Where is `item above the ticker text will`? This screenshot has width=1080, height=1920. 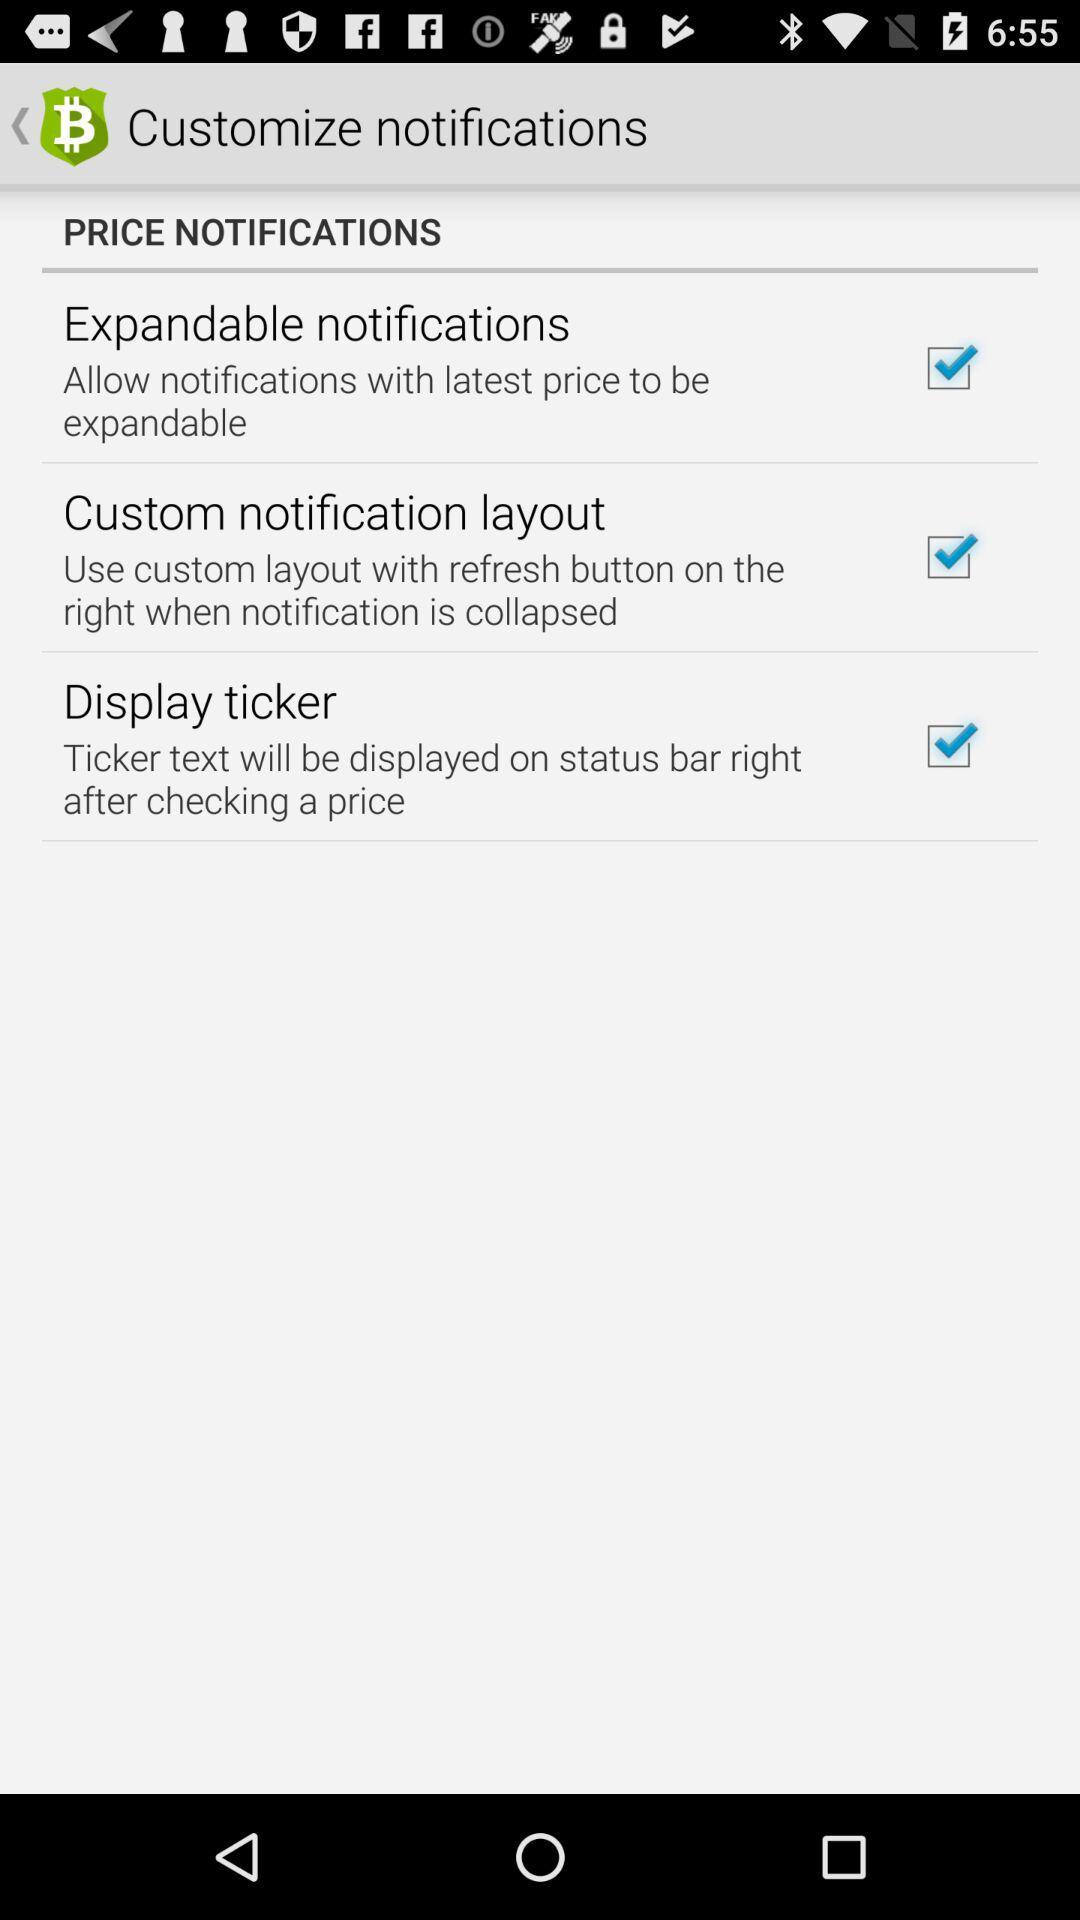
item above the ticker text will is located at coordinates (199, 700).